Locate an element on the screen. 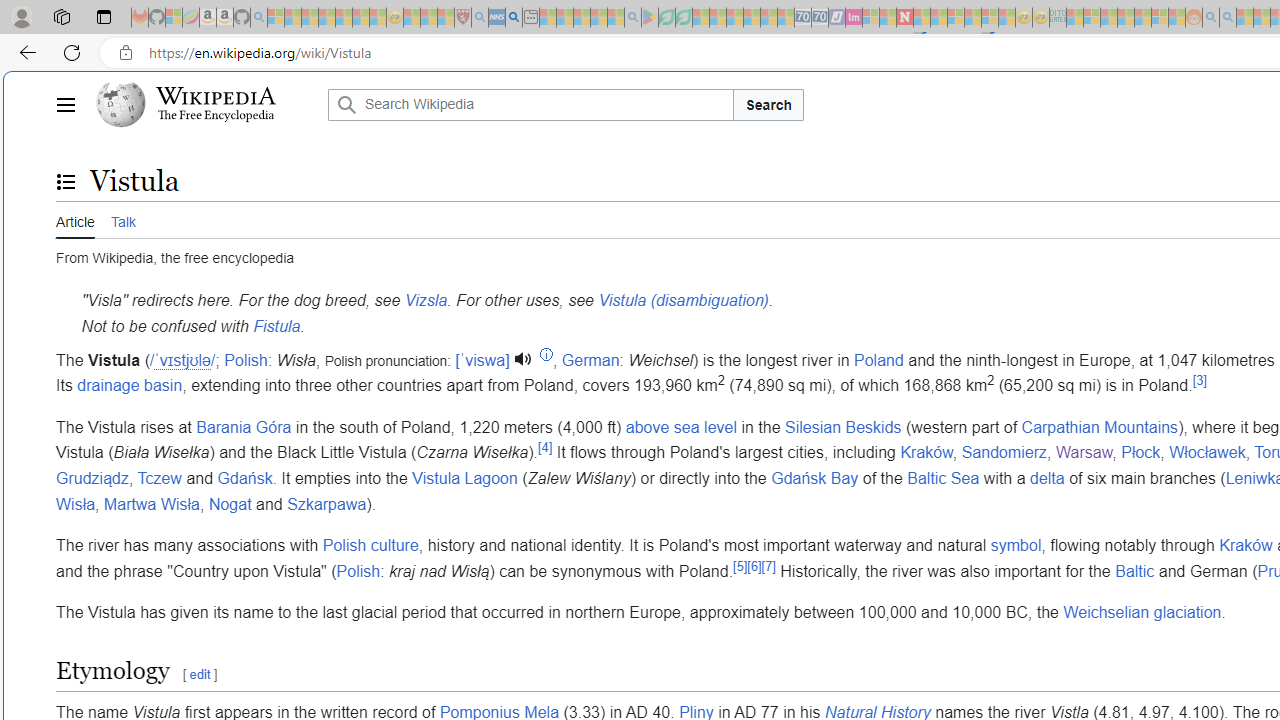 The width and height of the screenshot is (1280, 720). 'Main menu' is located at coordinates (65, 105).